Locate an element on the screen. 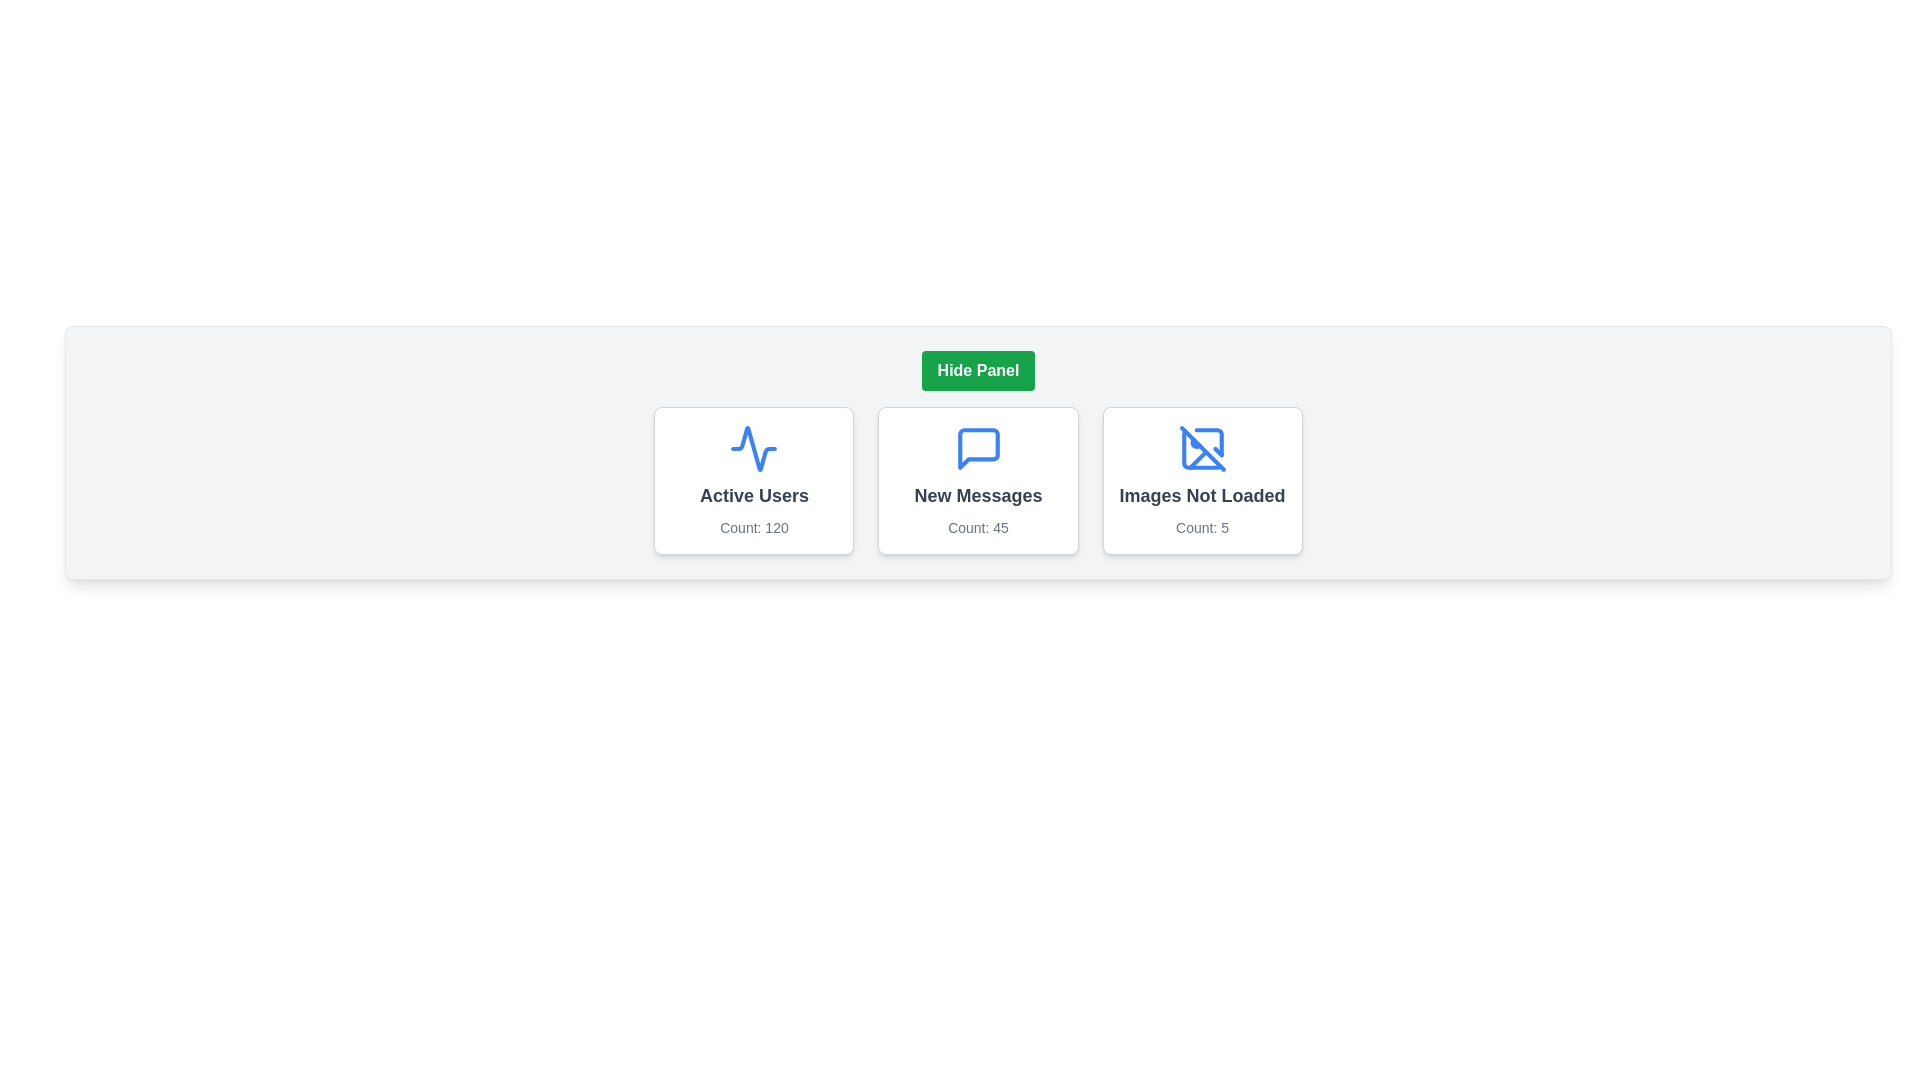  the text label that indicates the statistic about active users, located below the blue wave icon and above the smaller text 'Count: 120' is located at coordinates (753, 495).